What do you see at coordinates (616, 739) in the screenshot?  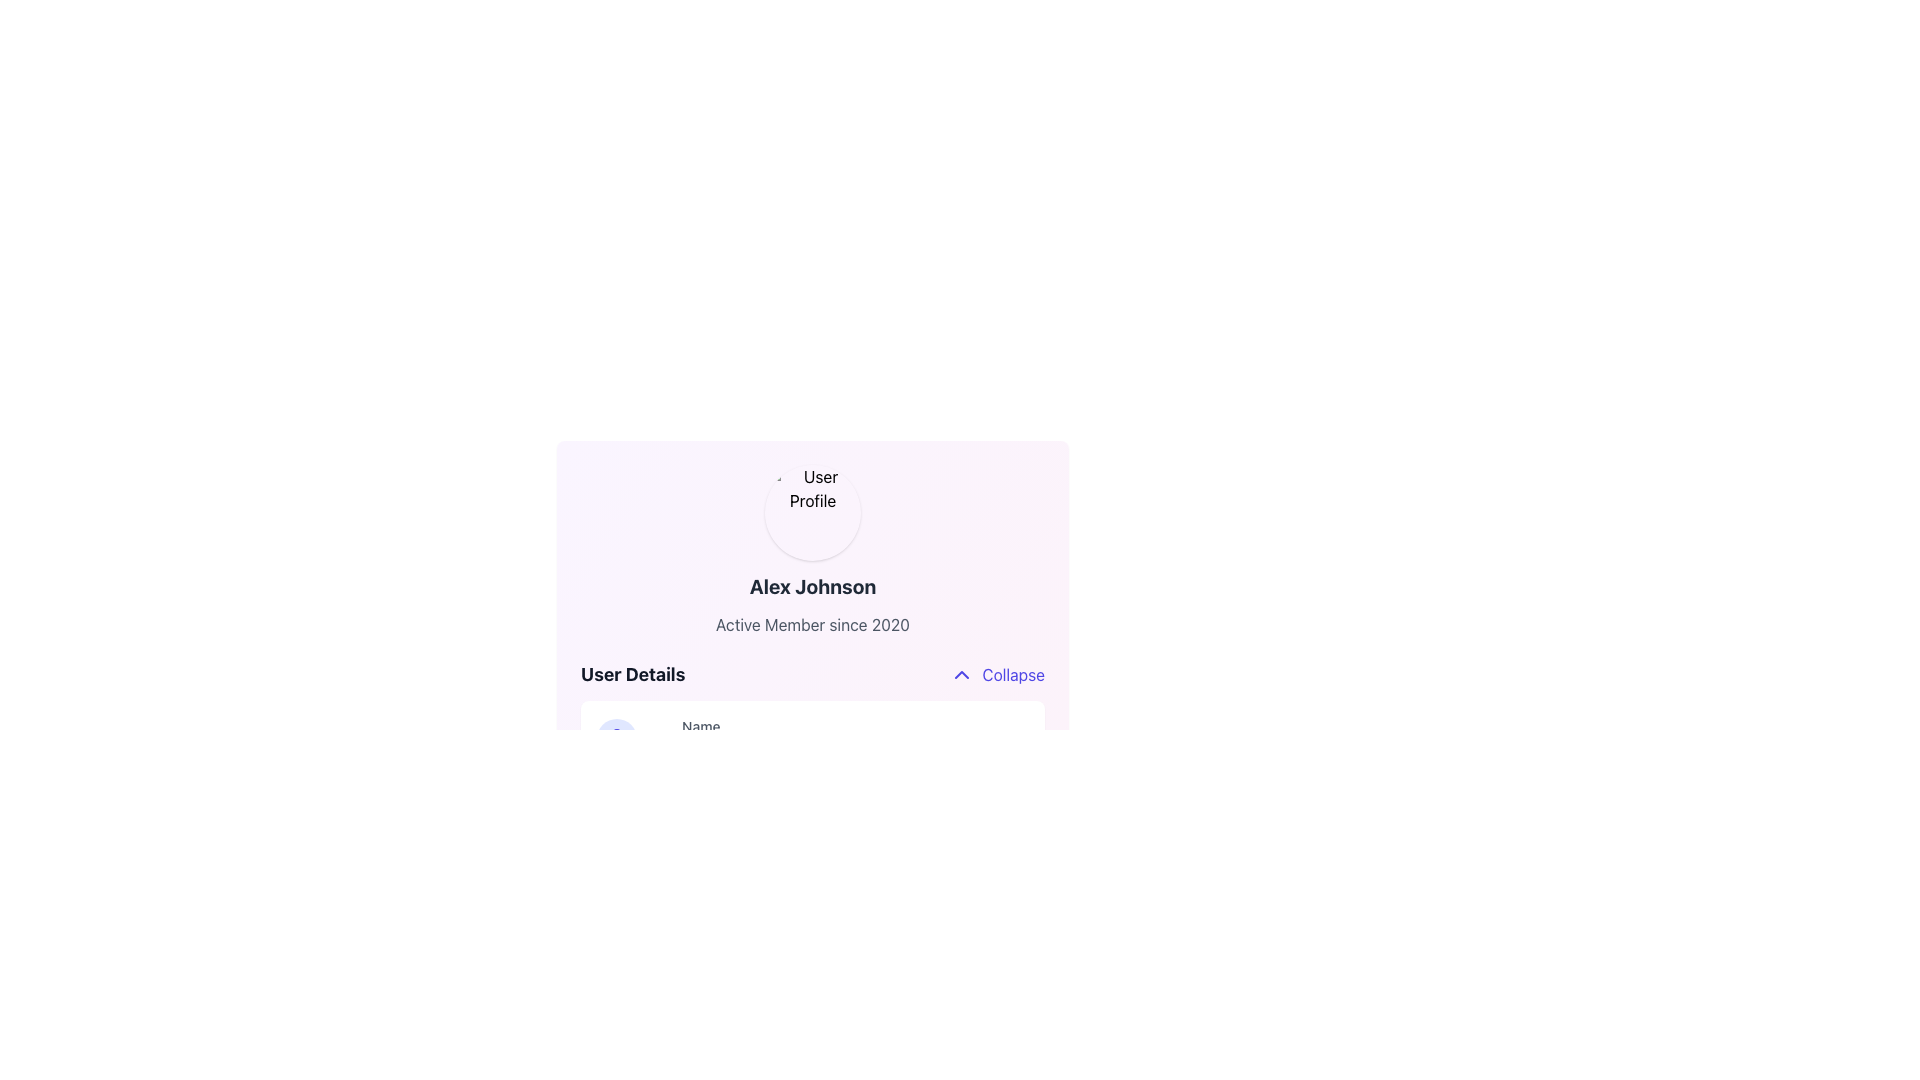 I see `the user profile icon representing 'Alex Johnson', located on the left side of the 'User Details' section, adjacent to the label 'Name'` at bounding box center [616, 739].